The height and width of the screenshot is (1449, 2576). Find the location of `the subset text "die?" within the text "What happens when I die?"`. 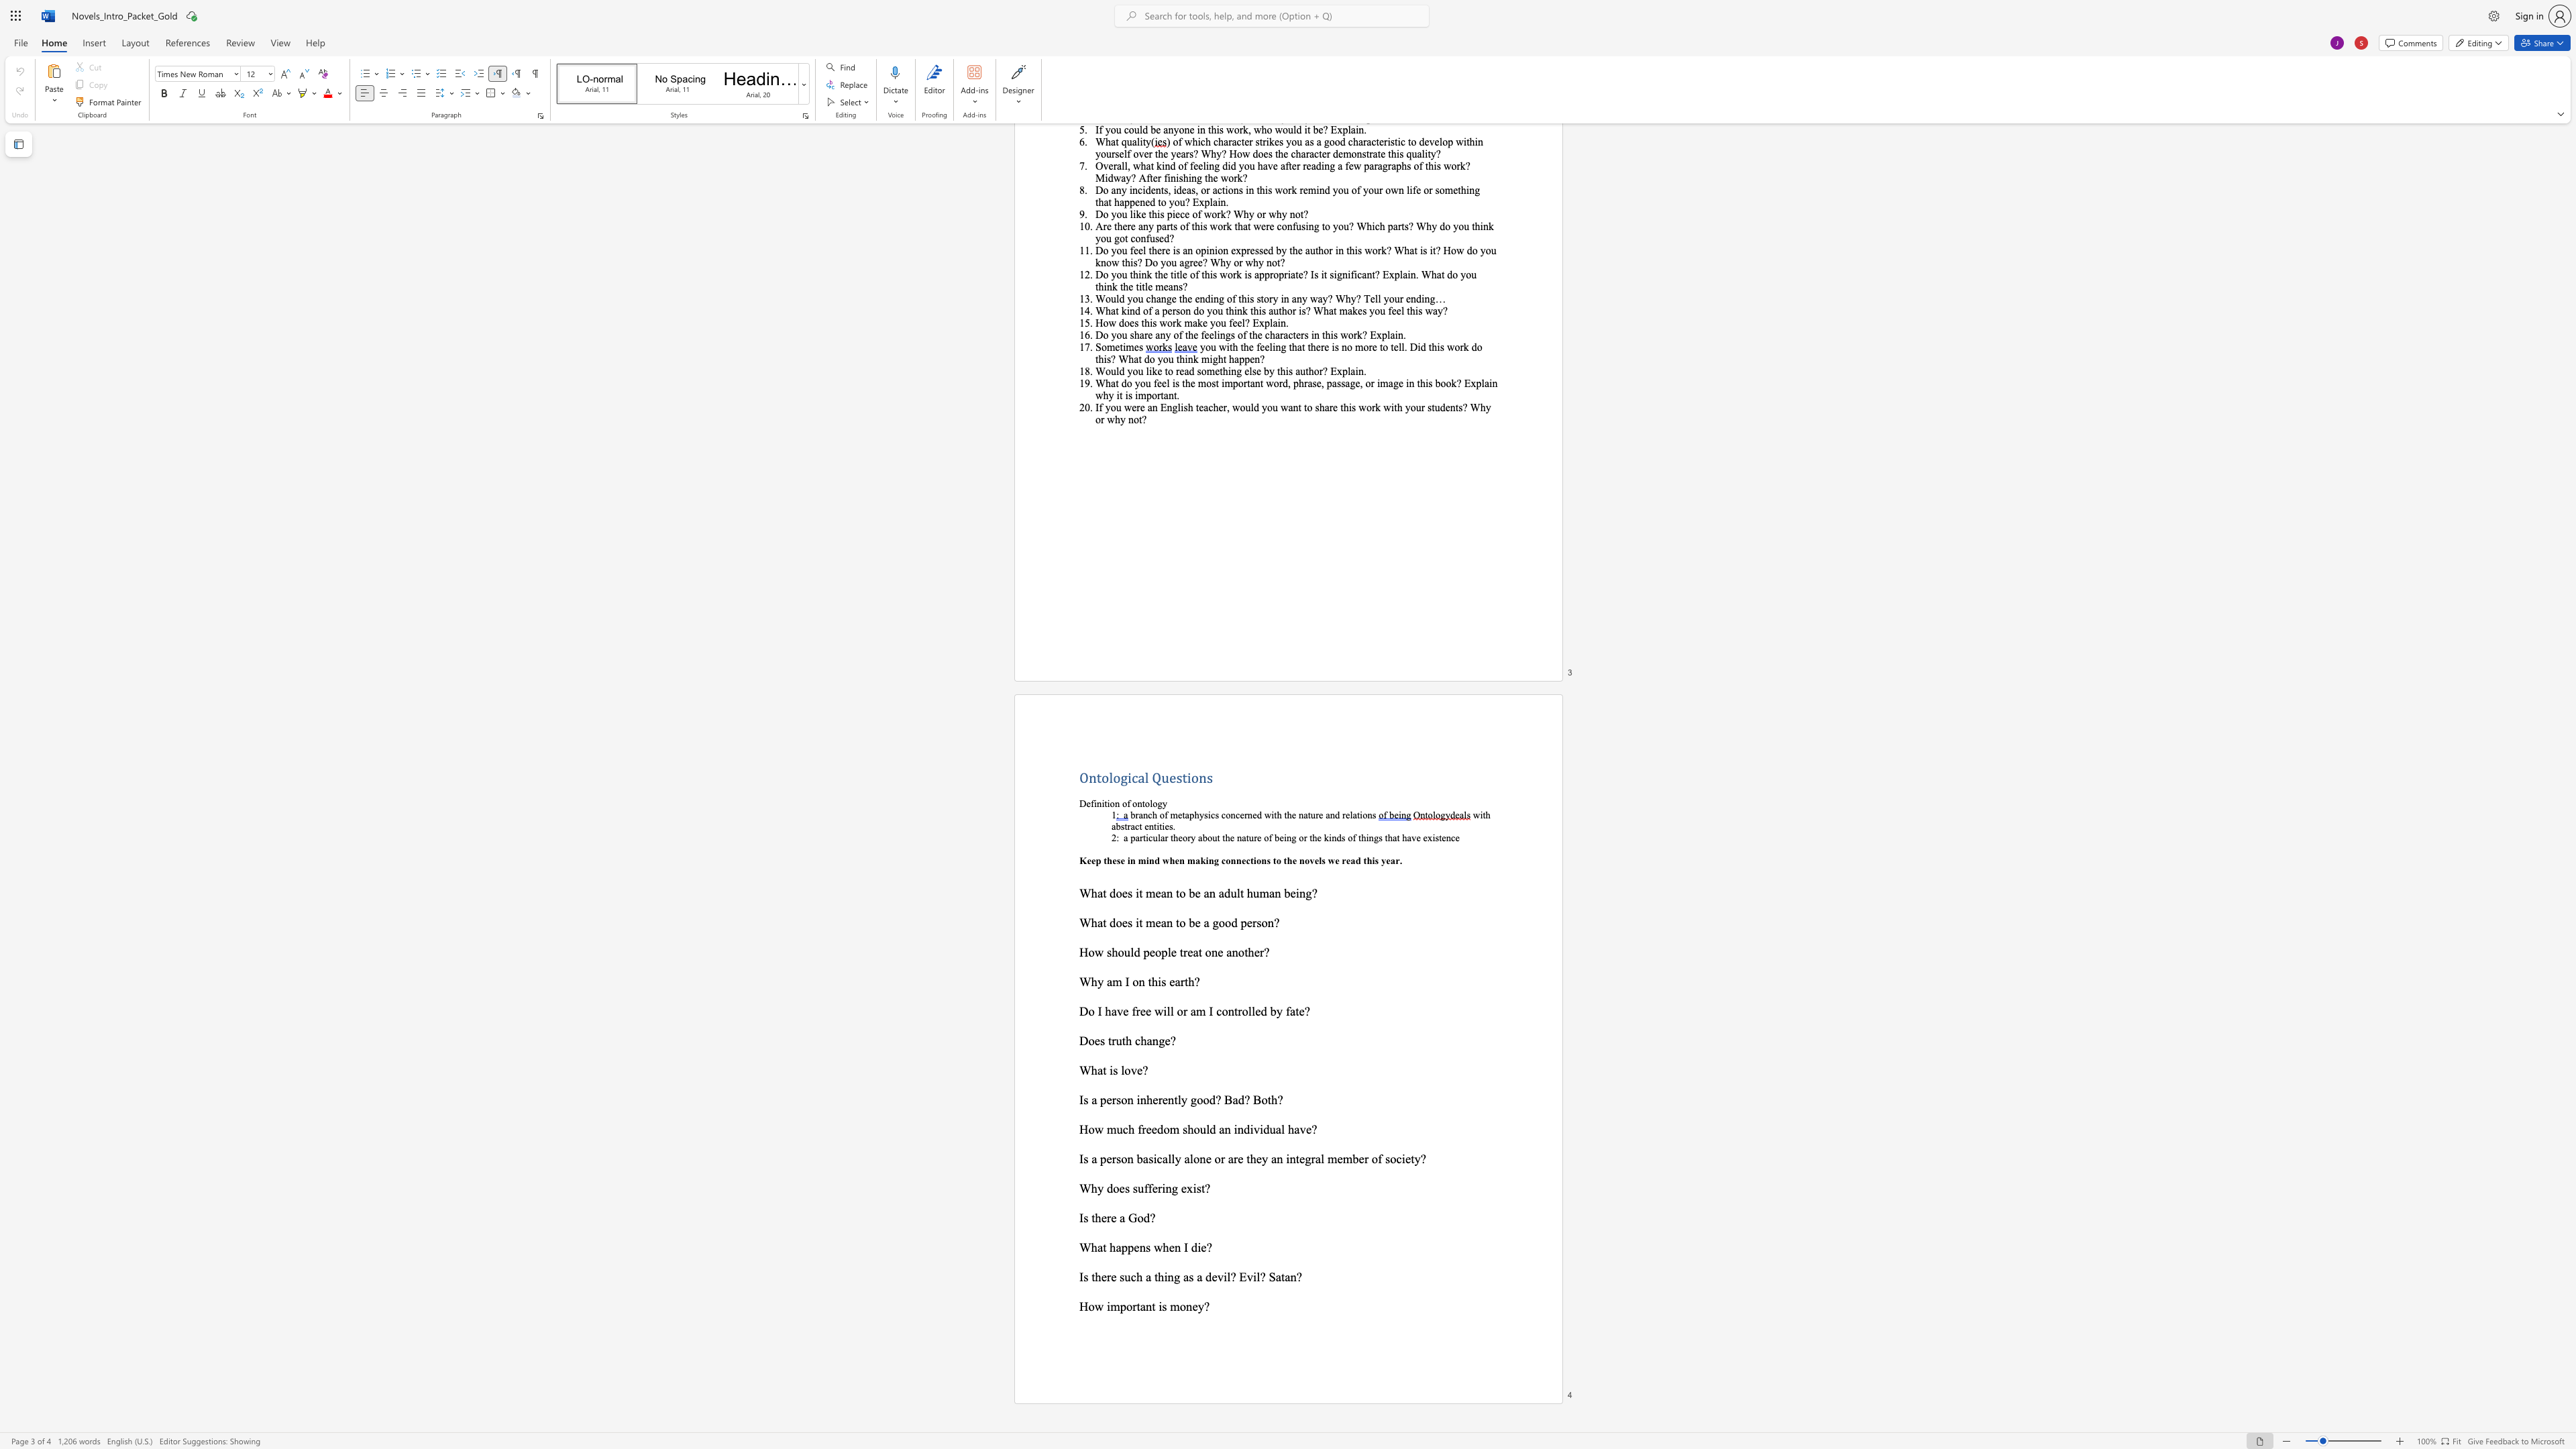

the subset text "die?" within the text "What happens when I die?" is located at coordinates (1191, 1246).